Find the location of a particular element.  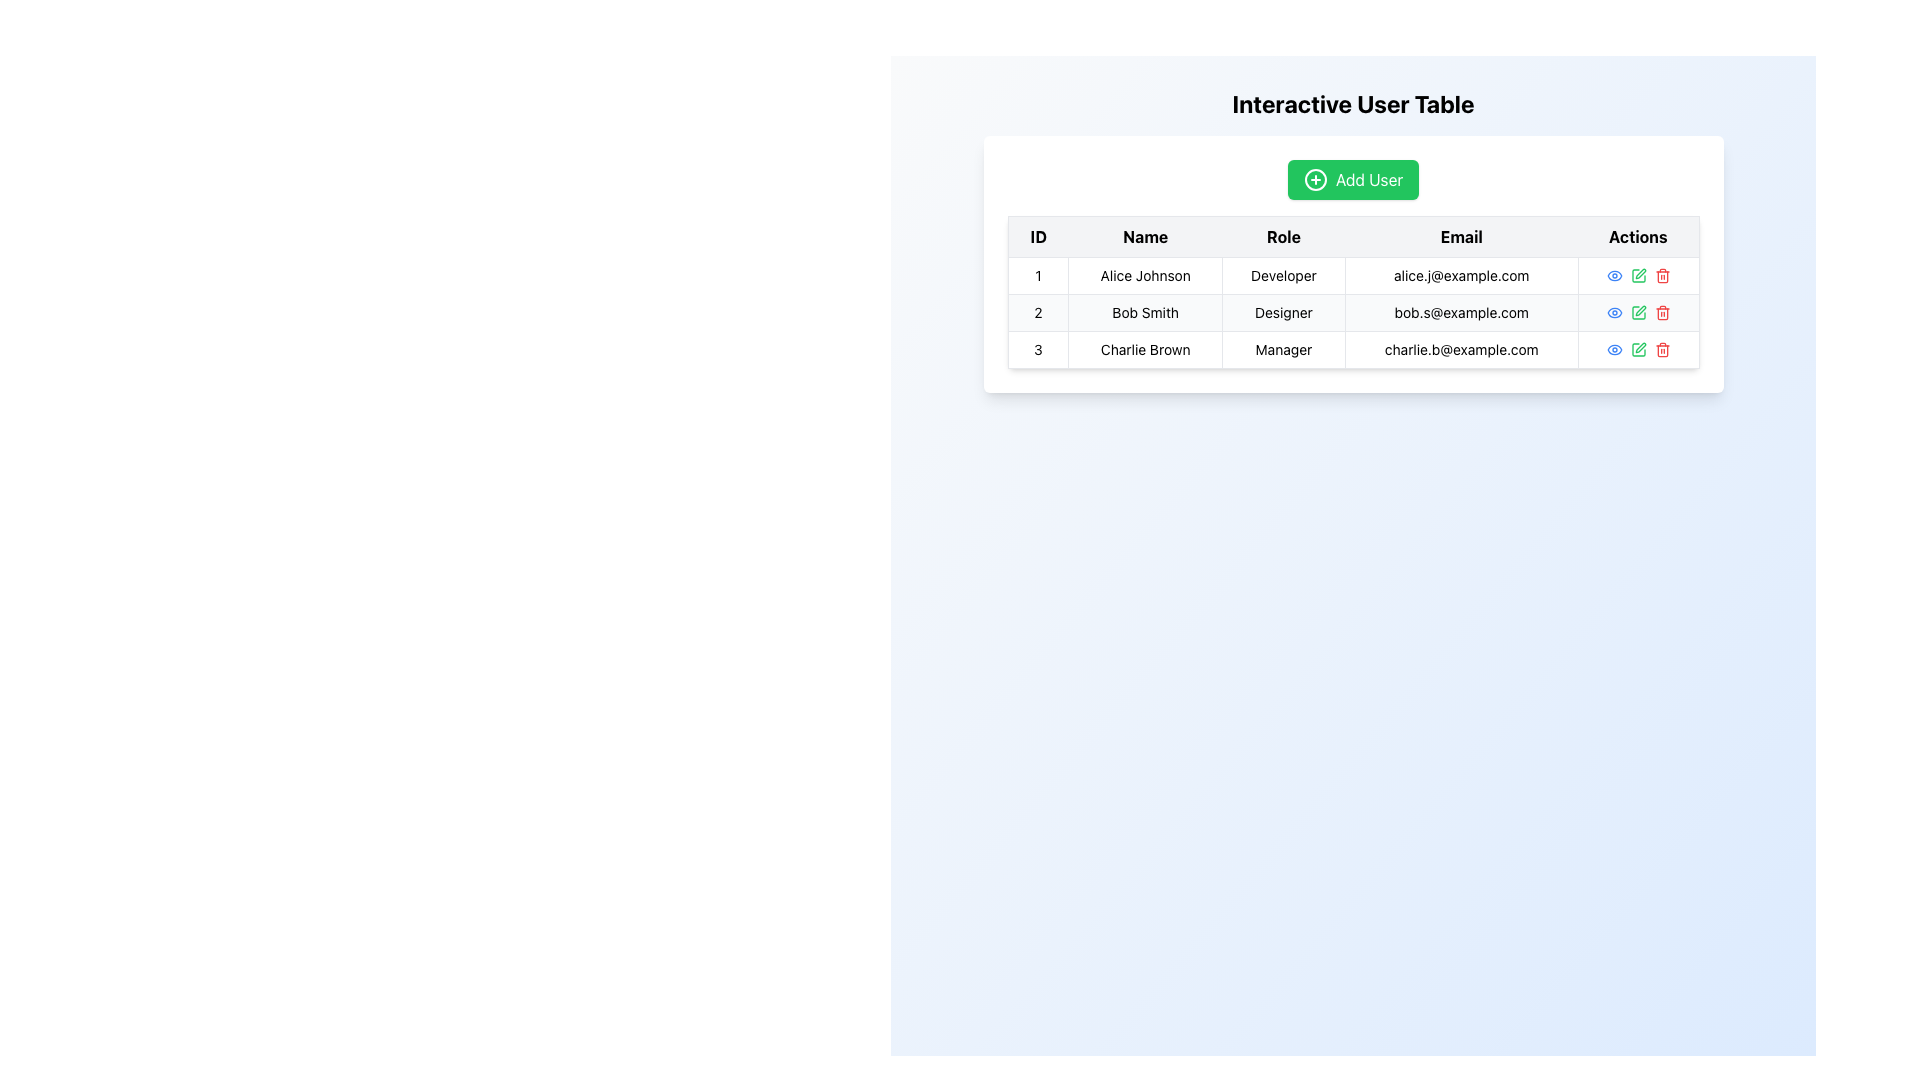

the delete button located in the actions column of the second row in the table is located at coordinates (1662, 312).